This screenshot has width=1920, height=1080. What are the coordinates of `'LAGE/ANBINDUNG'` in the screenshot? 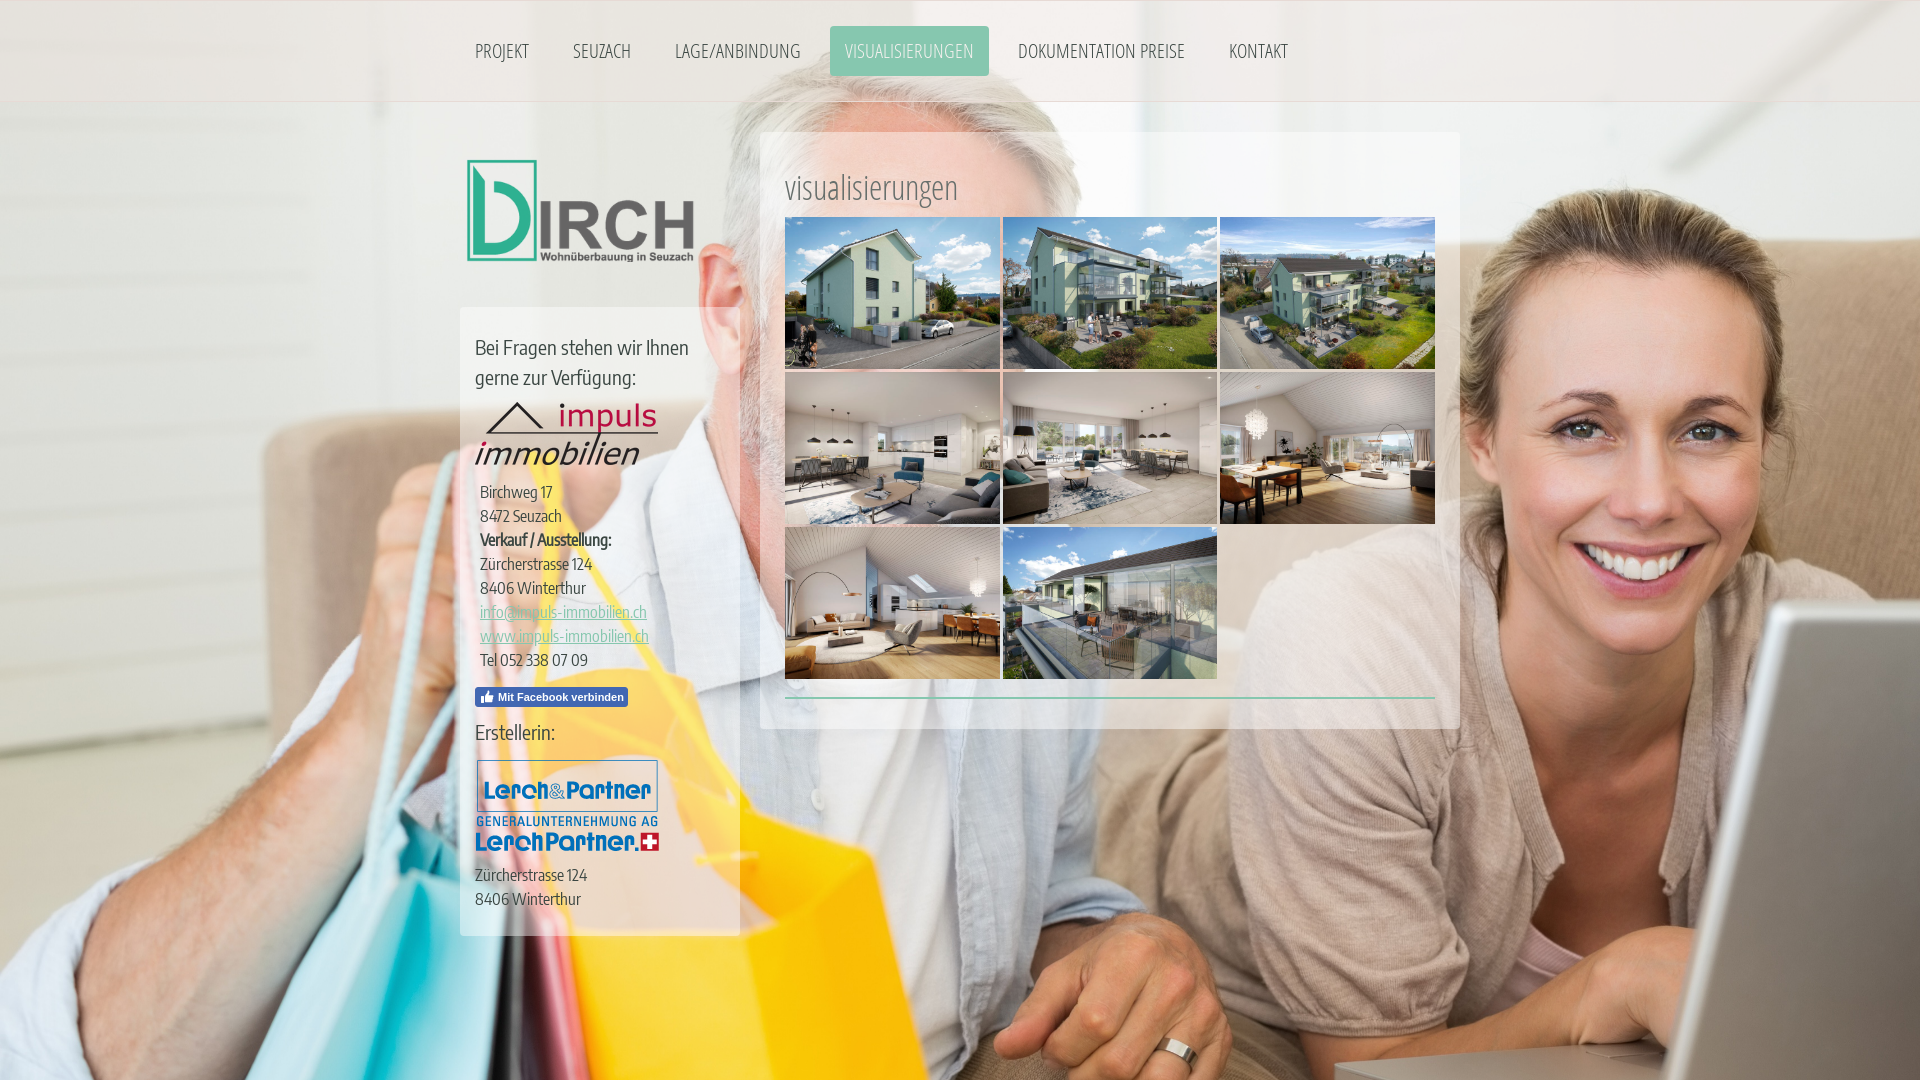 It's located at (737, 49).